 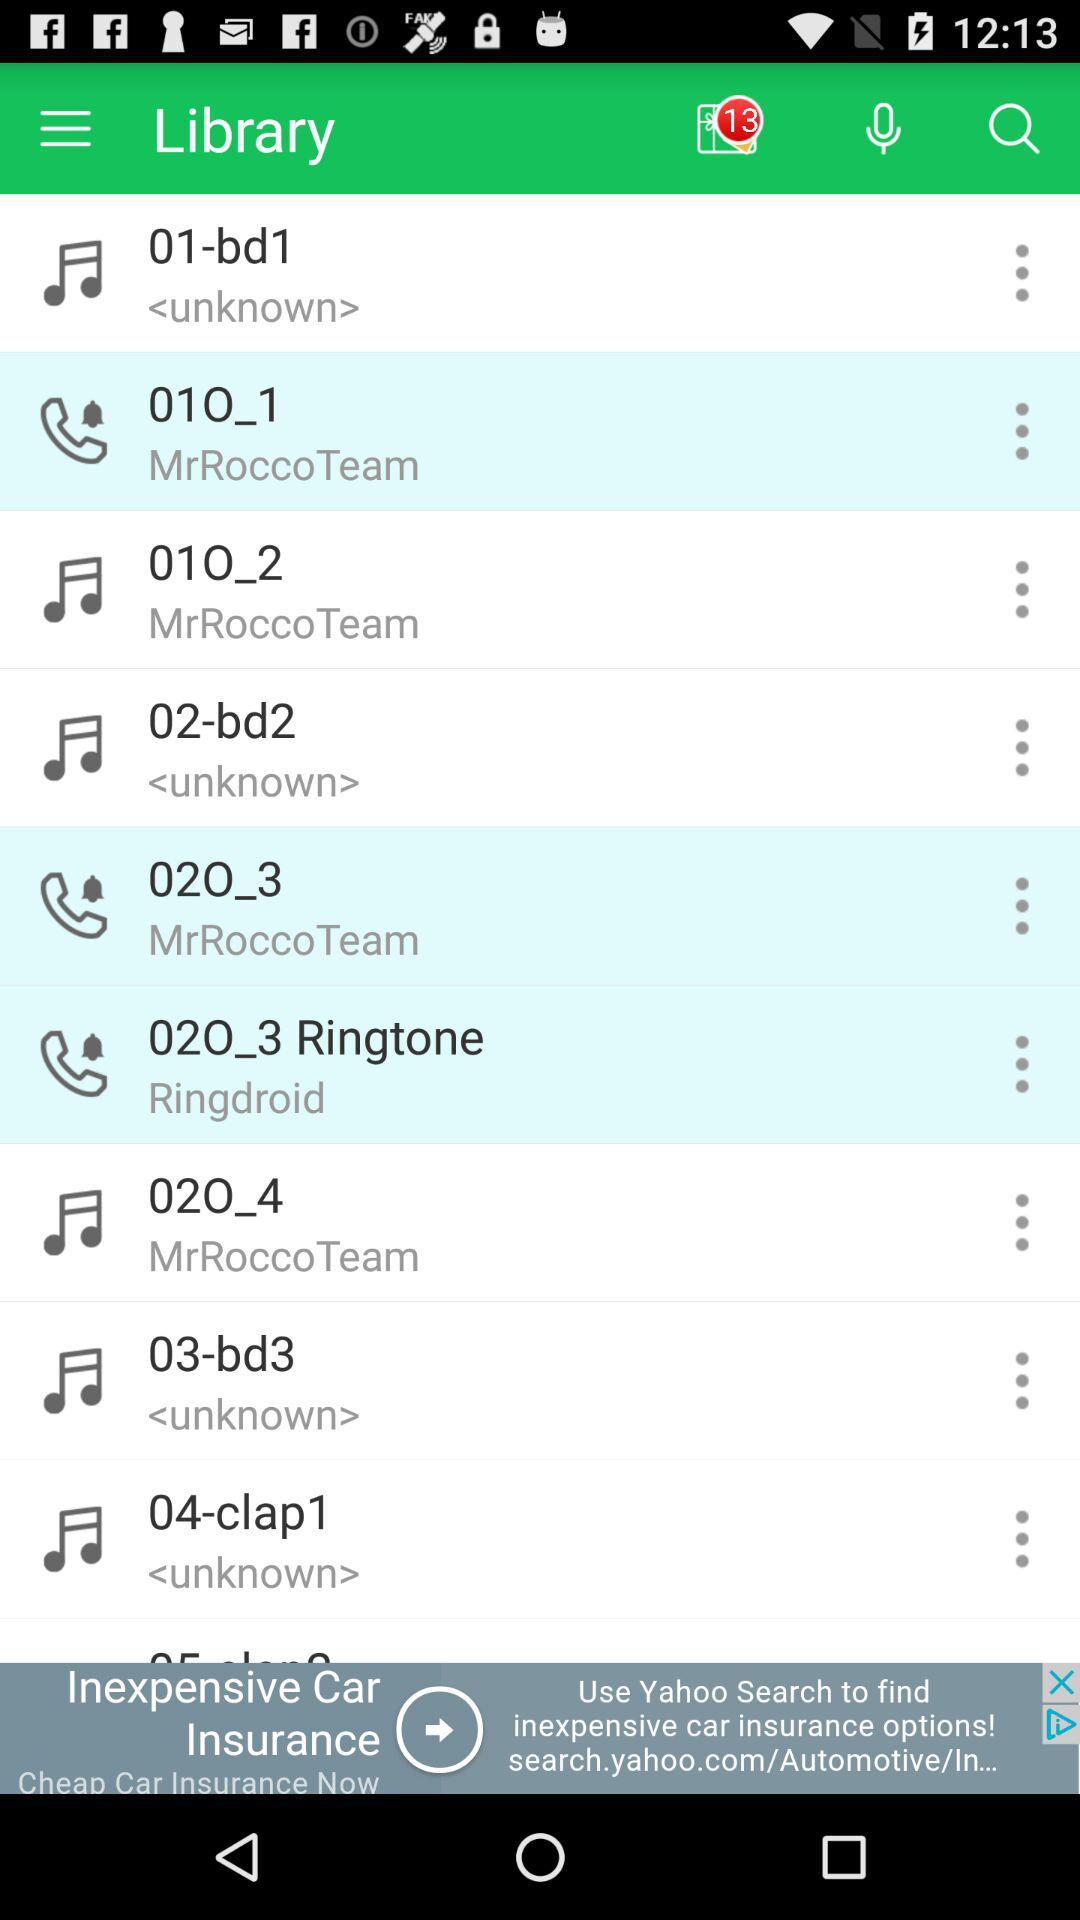 What do you see at coordinates (1022, 430) in the screenshot?
I see `open context menu` at bounding box center [1022, 430].